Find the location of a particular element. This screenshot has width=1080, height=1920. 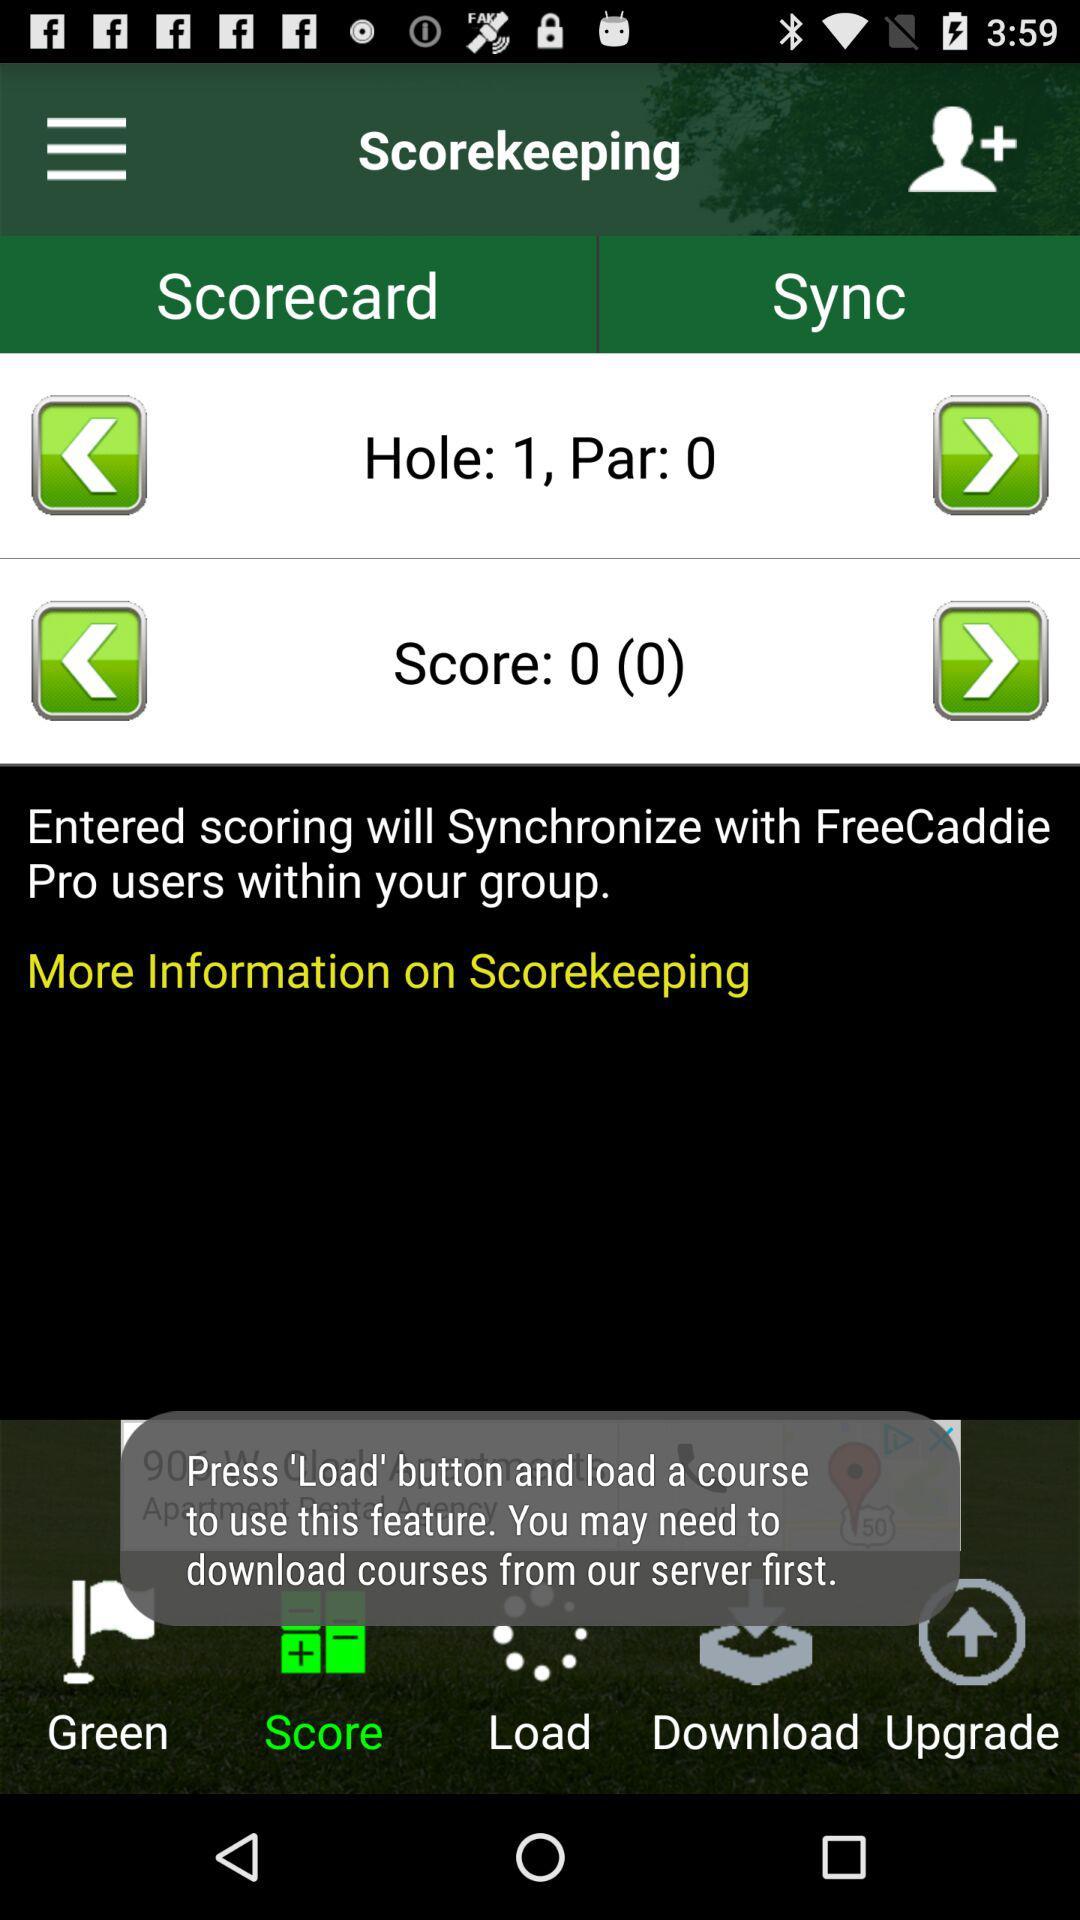

next is located at coordinates (990, 454).